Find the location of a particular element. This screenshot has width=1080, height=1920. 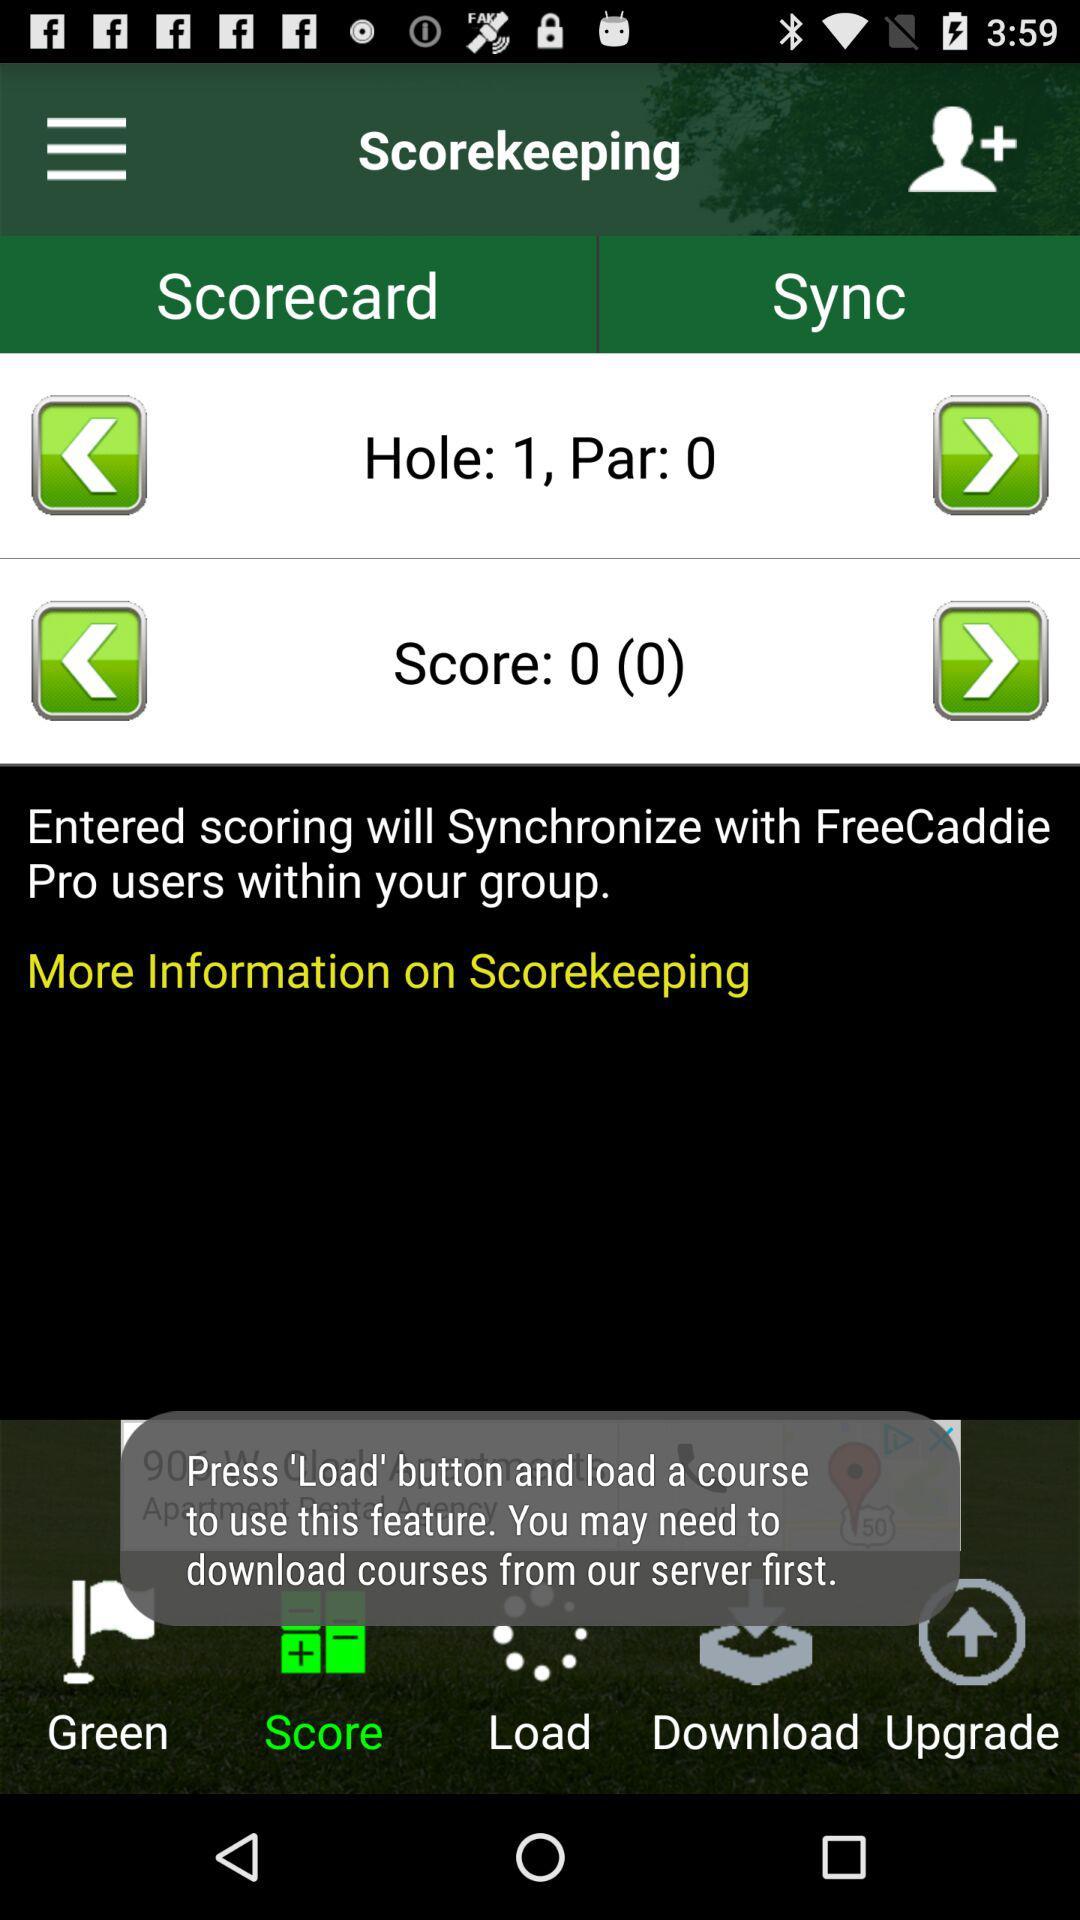

next is located at coordinates (990, 454).